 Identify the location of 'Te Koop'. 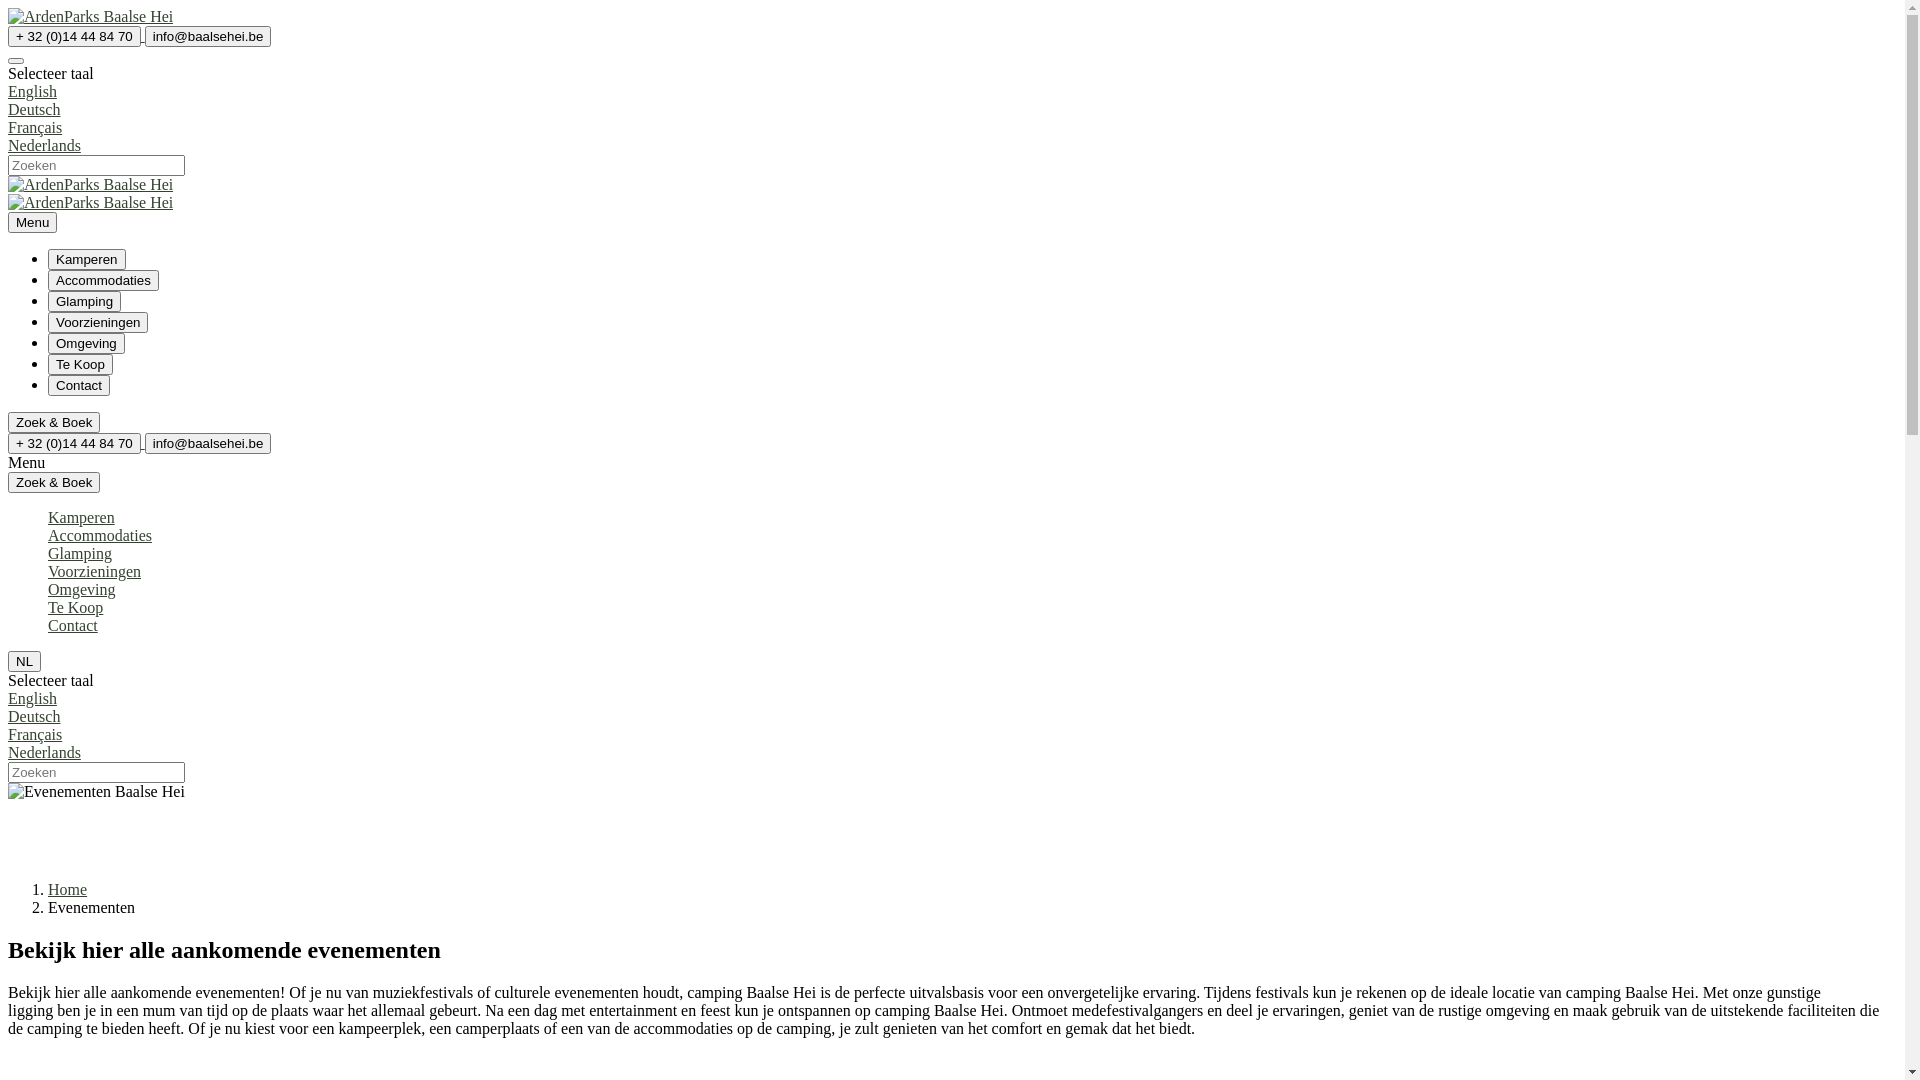
(75, 606).